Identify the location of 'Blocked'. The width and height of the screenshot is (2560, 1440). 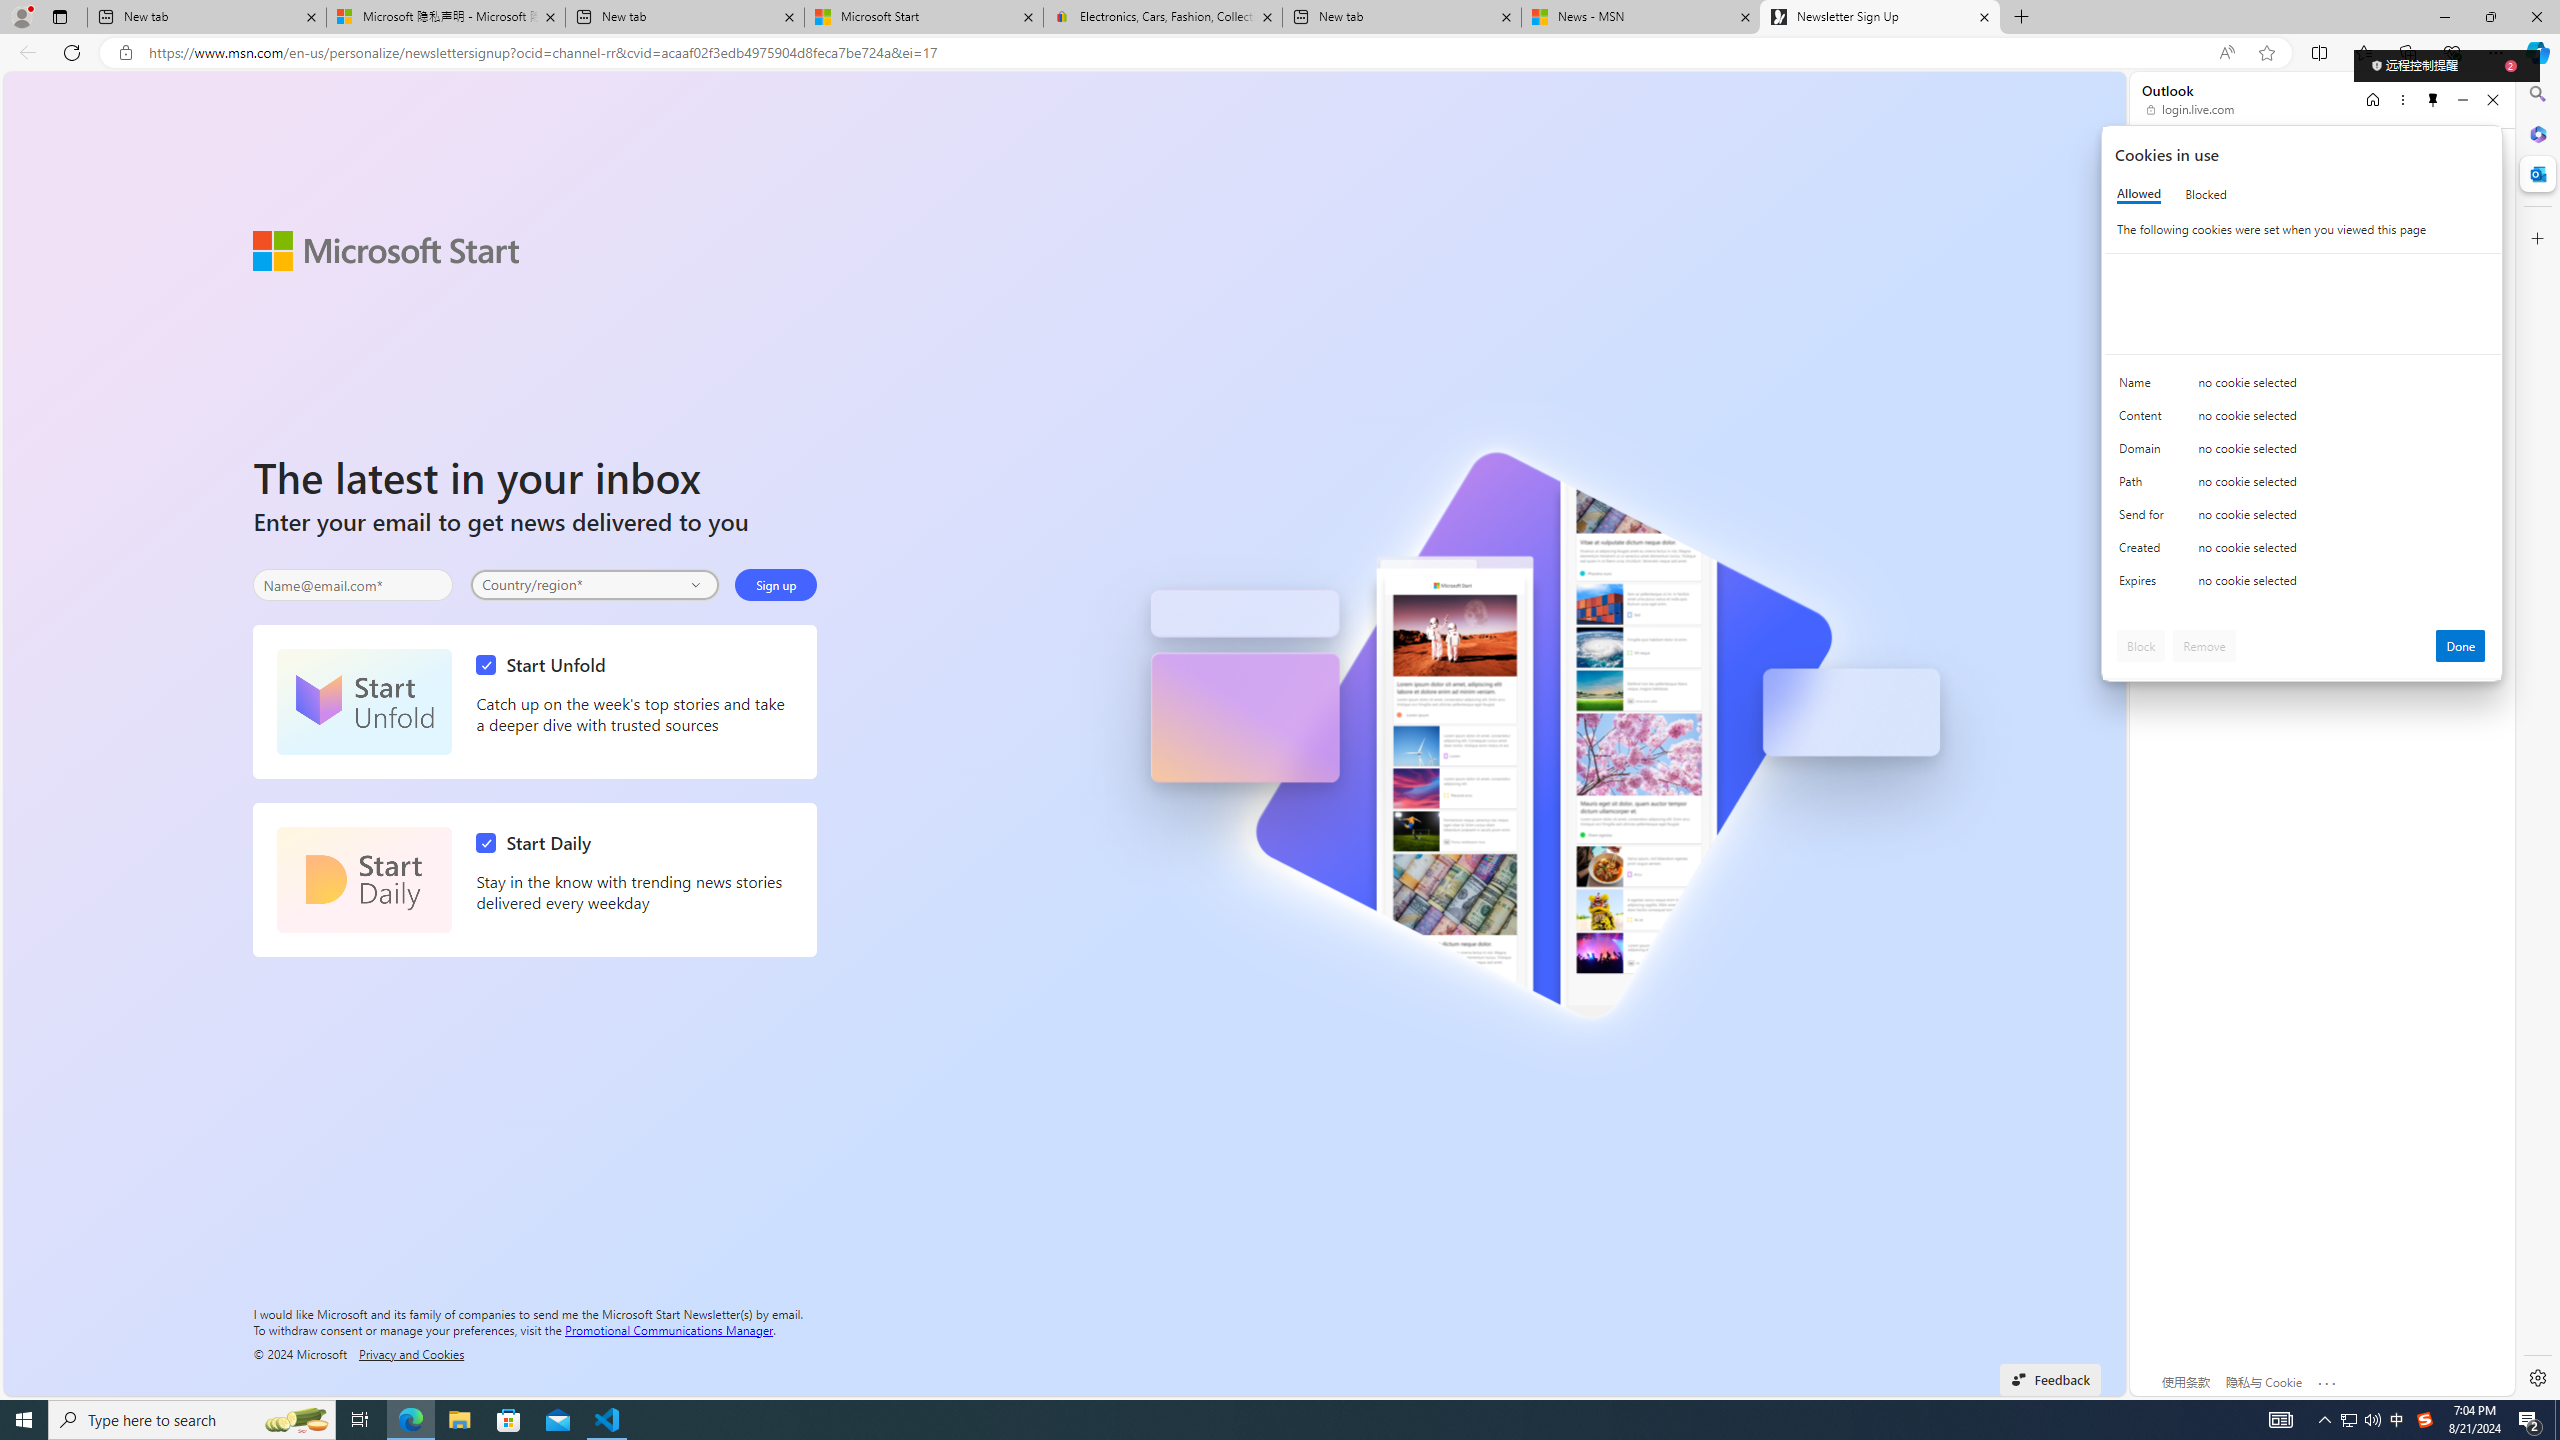
(2205, 194).